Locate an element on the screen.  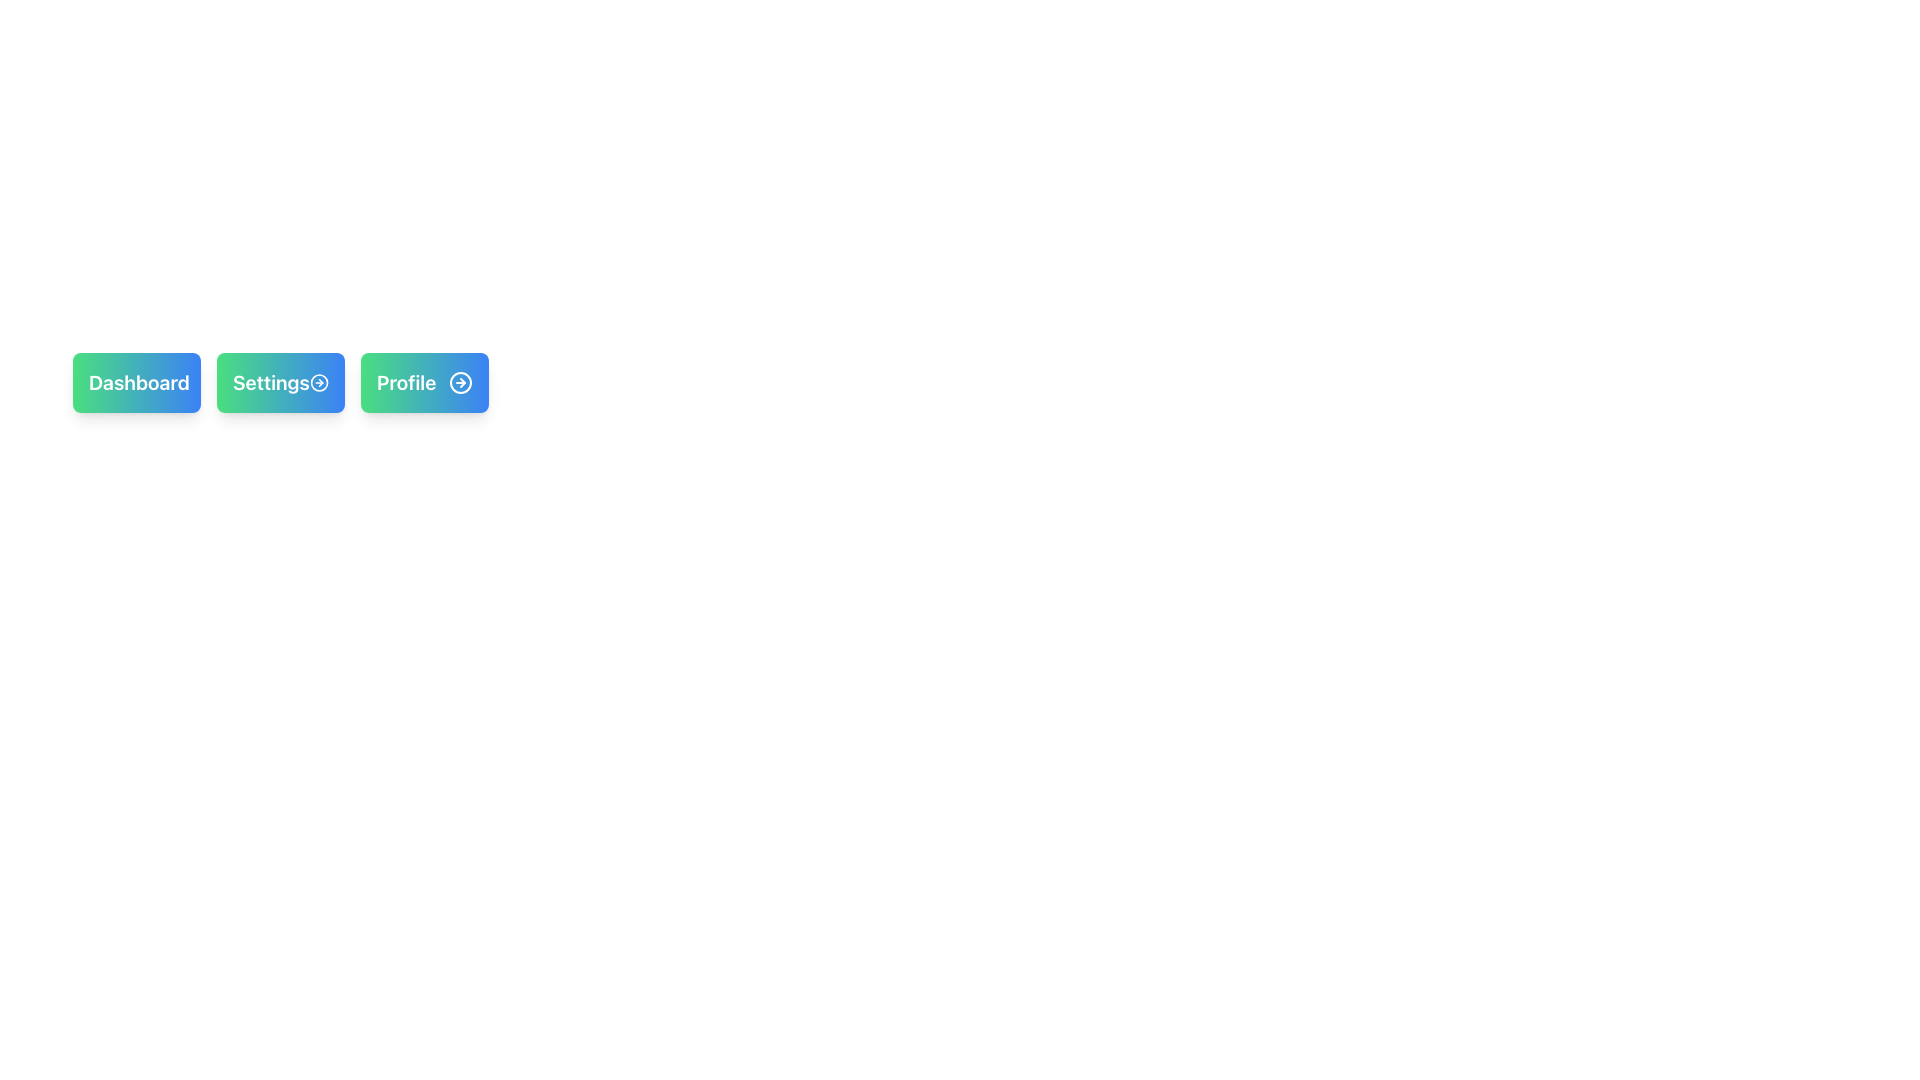
the 'Profile' button, which is the last item in a three-item grid layout, positioned to the far right after 'Dashboard' and 'Settings' is located at coordinates (424, 382).